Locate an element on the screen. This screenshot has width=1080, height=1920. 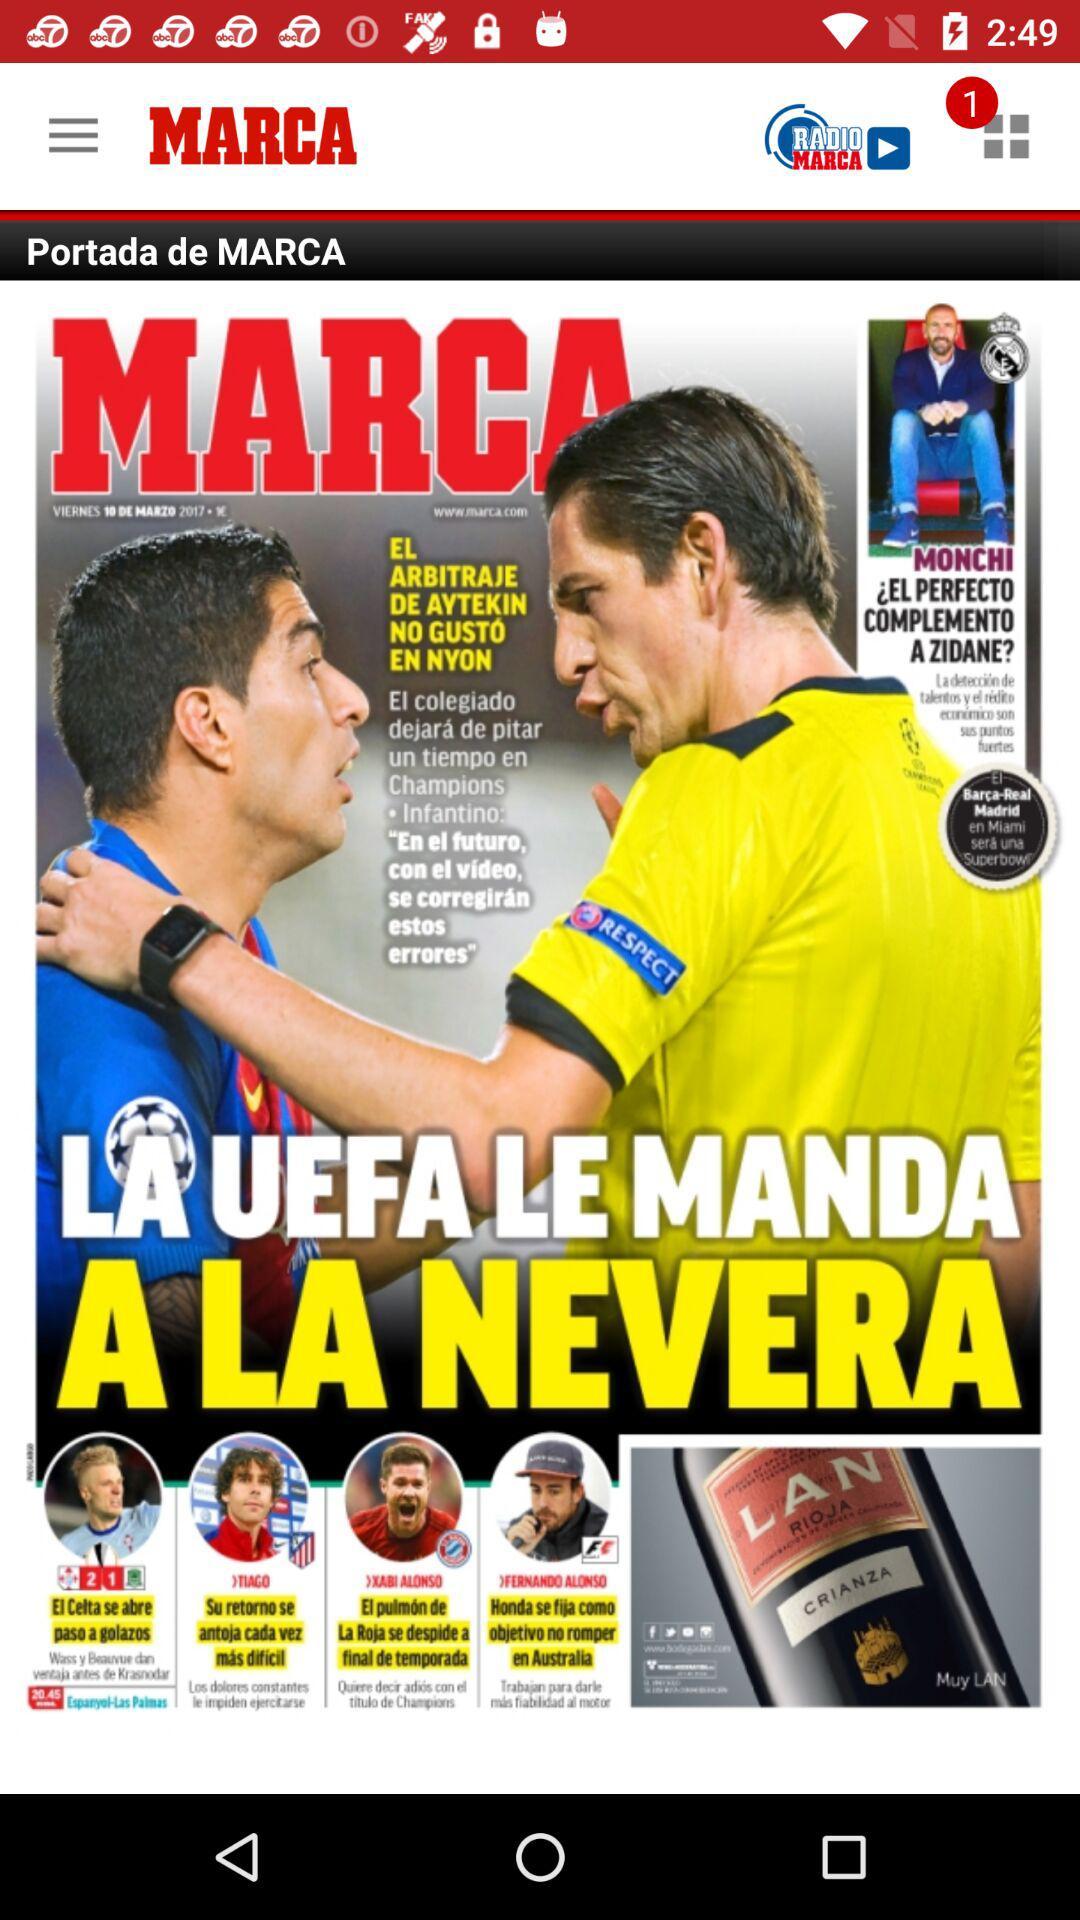
radio is located at coordinates (837, 135).